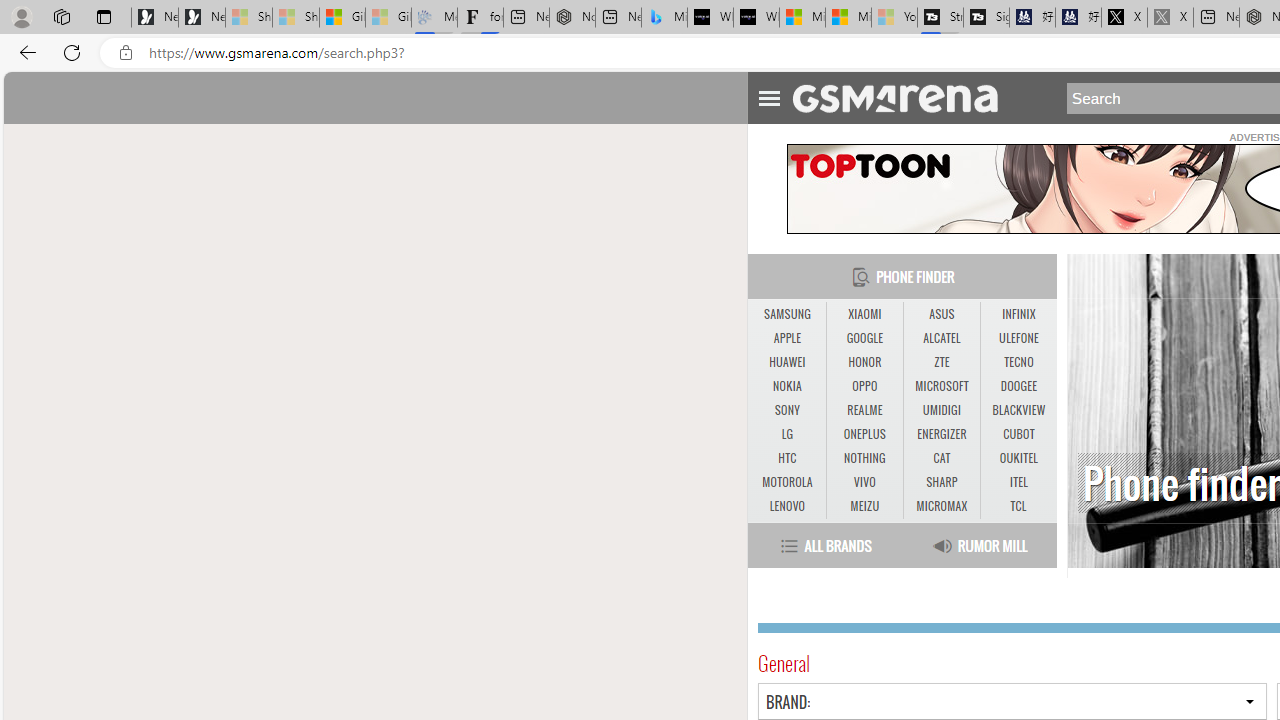 This screenshot has width=1280, height=720. Describe the element at coordinates (941, 338) in the screenshot. I see `'ALCATEL'` at that location.